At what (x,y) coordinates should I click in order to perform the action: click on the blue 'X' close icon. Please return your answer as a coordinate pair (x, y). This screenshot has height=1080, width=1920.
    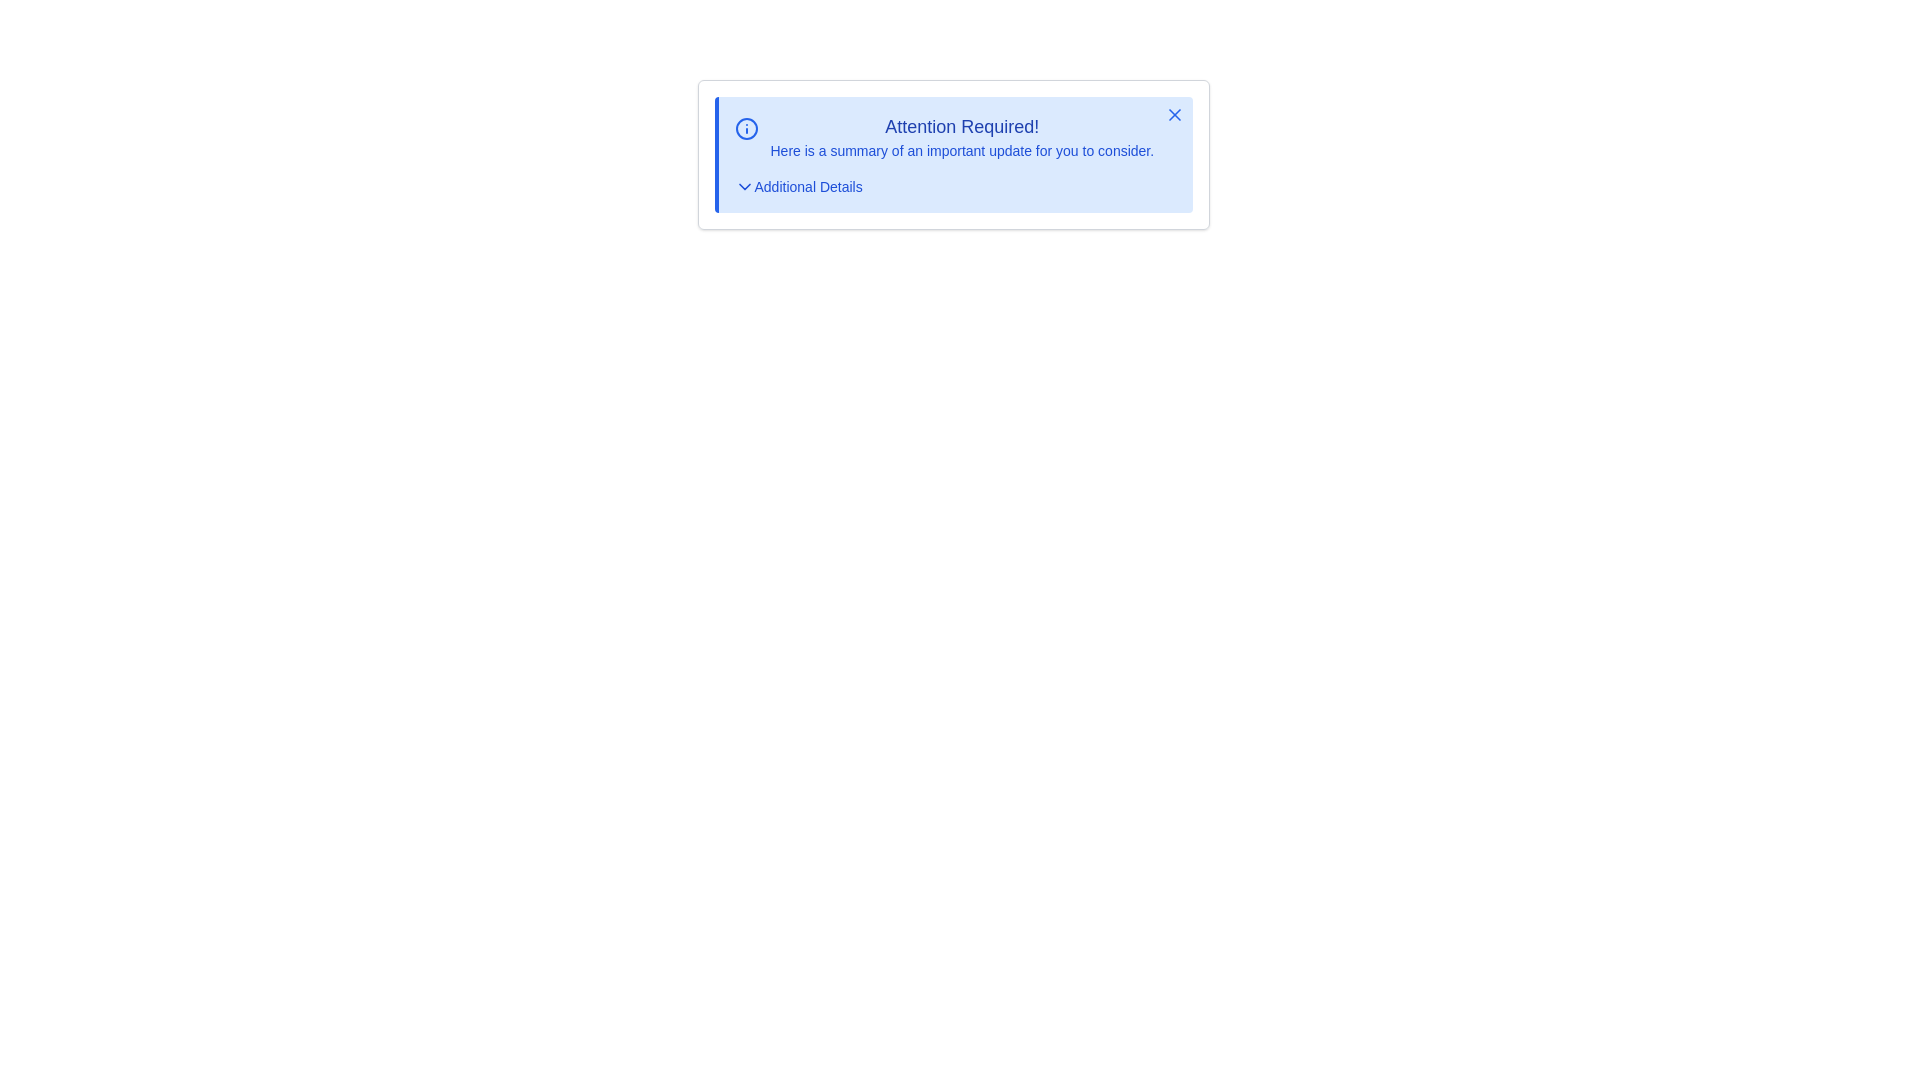
    Looking at the image, I should click on (1174, 115).